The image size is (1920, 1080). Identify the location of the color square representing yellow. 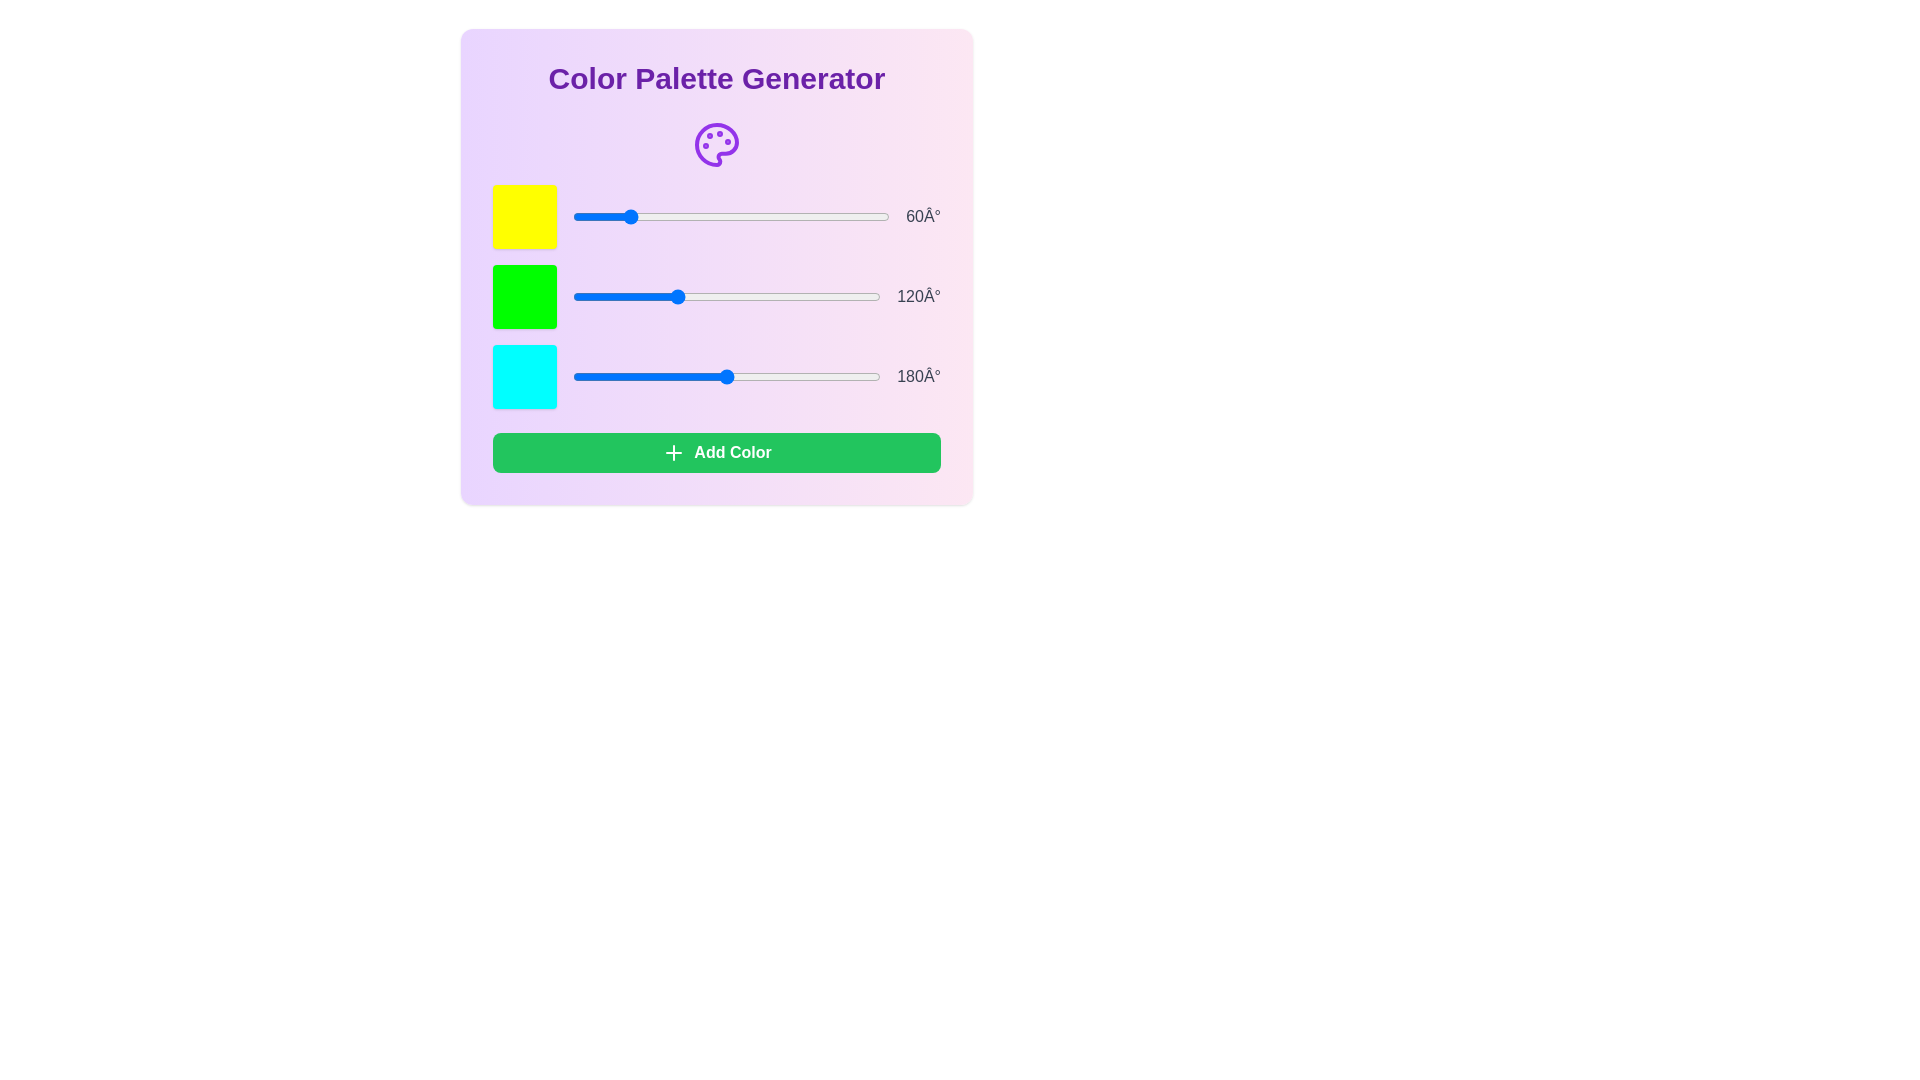
(524, 216).